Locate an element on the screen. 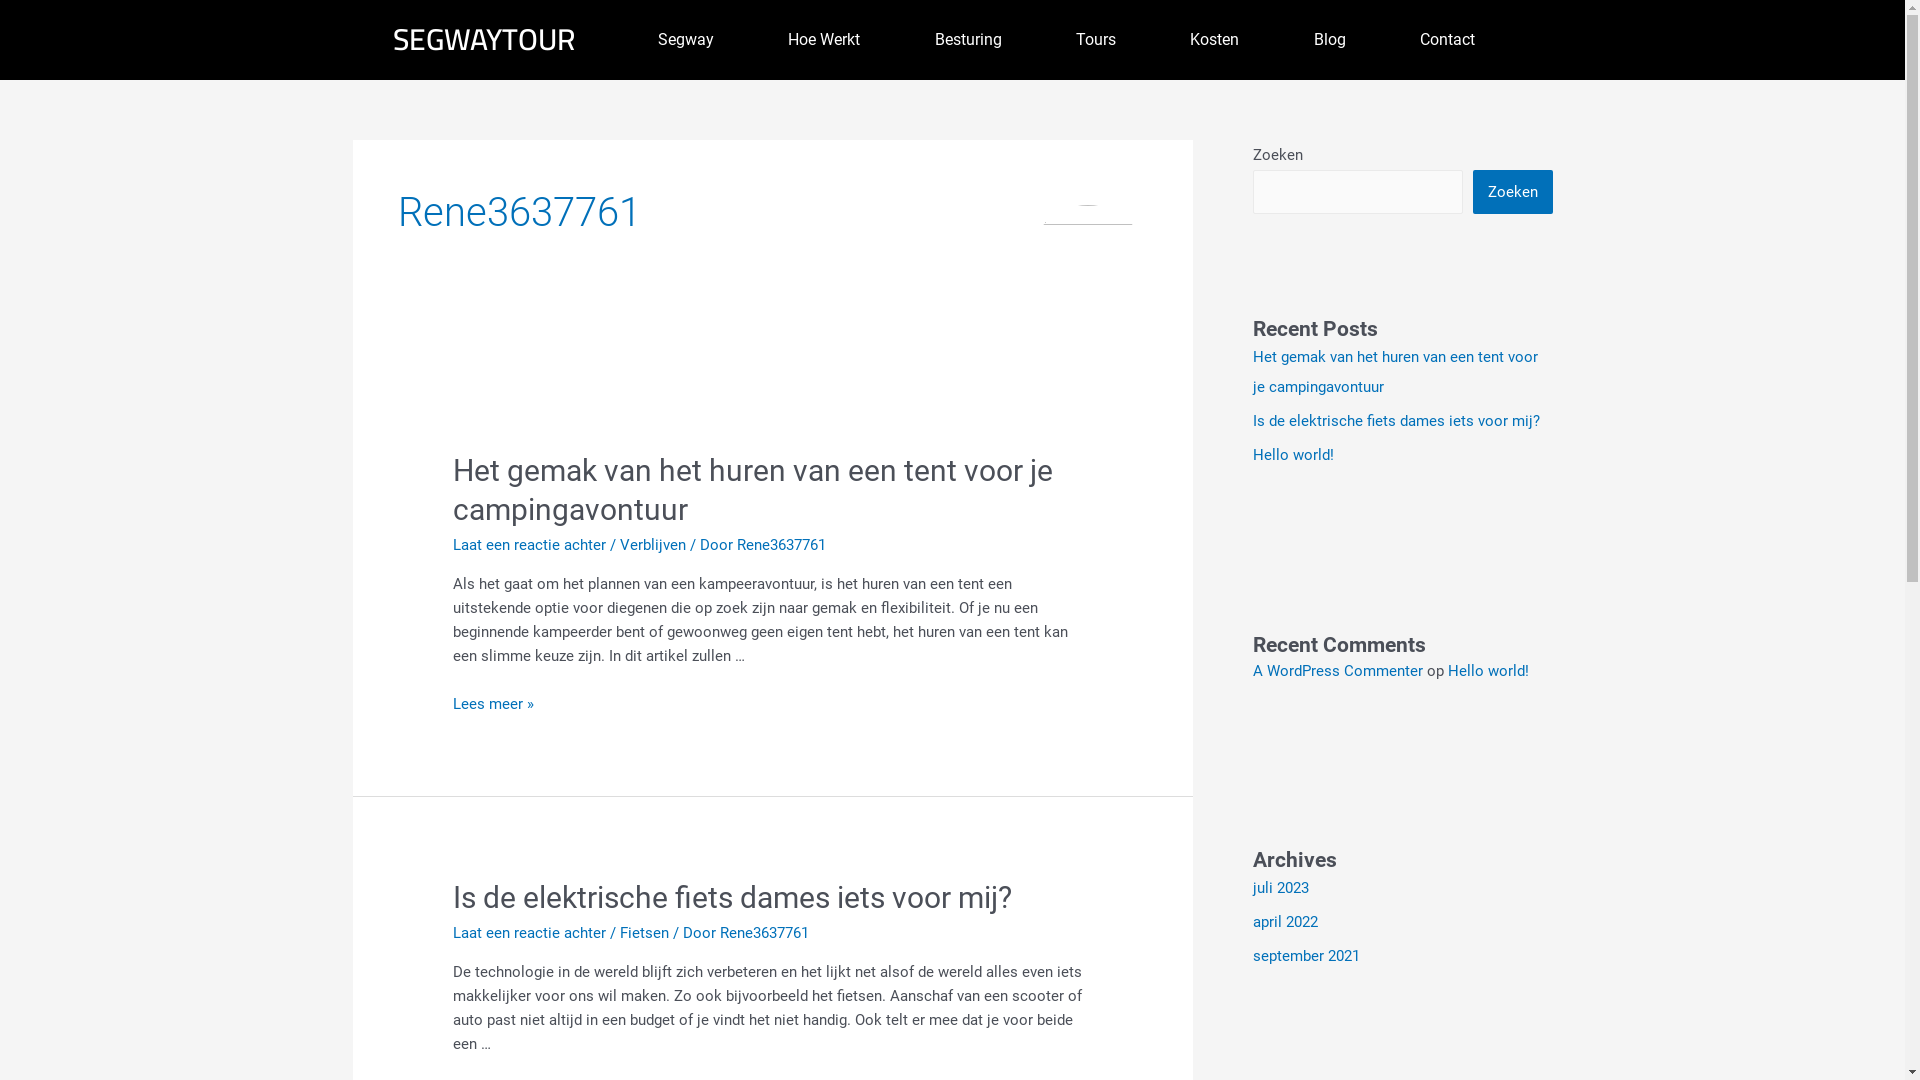  'Contact' is located at coordinates (1447, 39).